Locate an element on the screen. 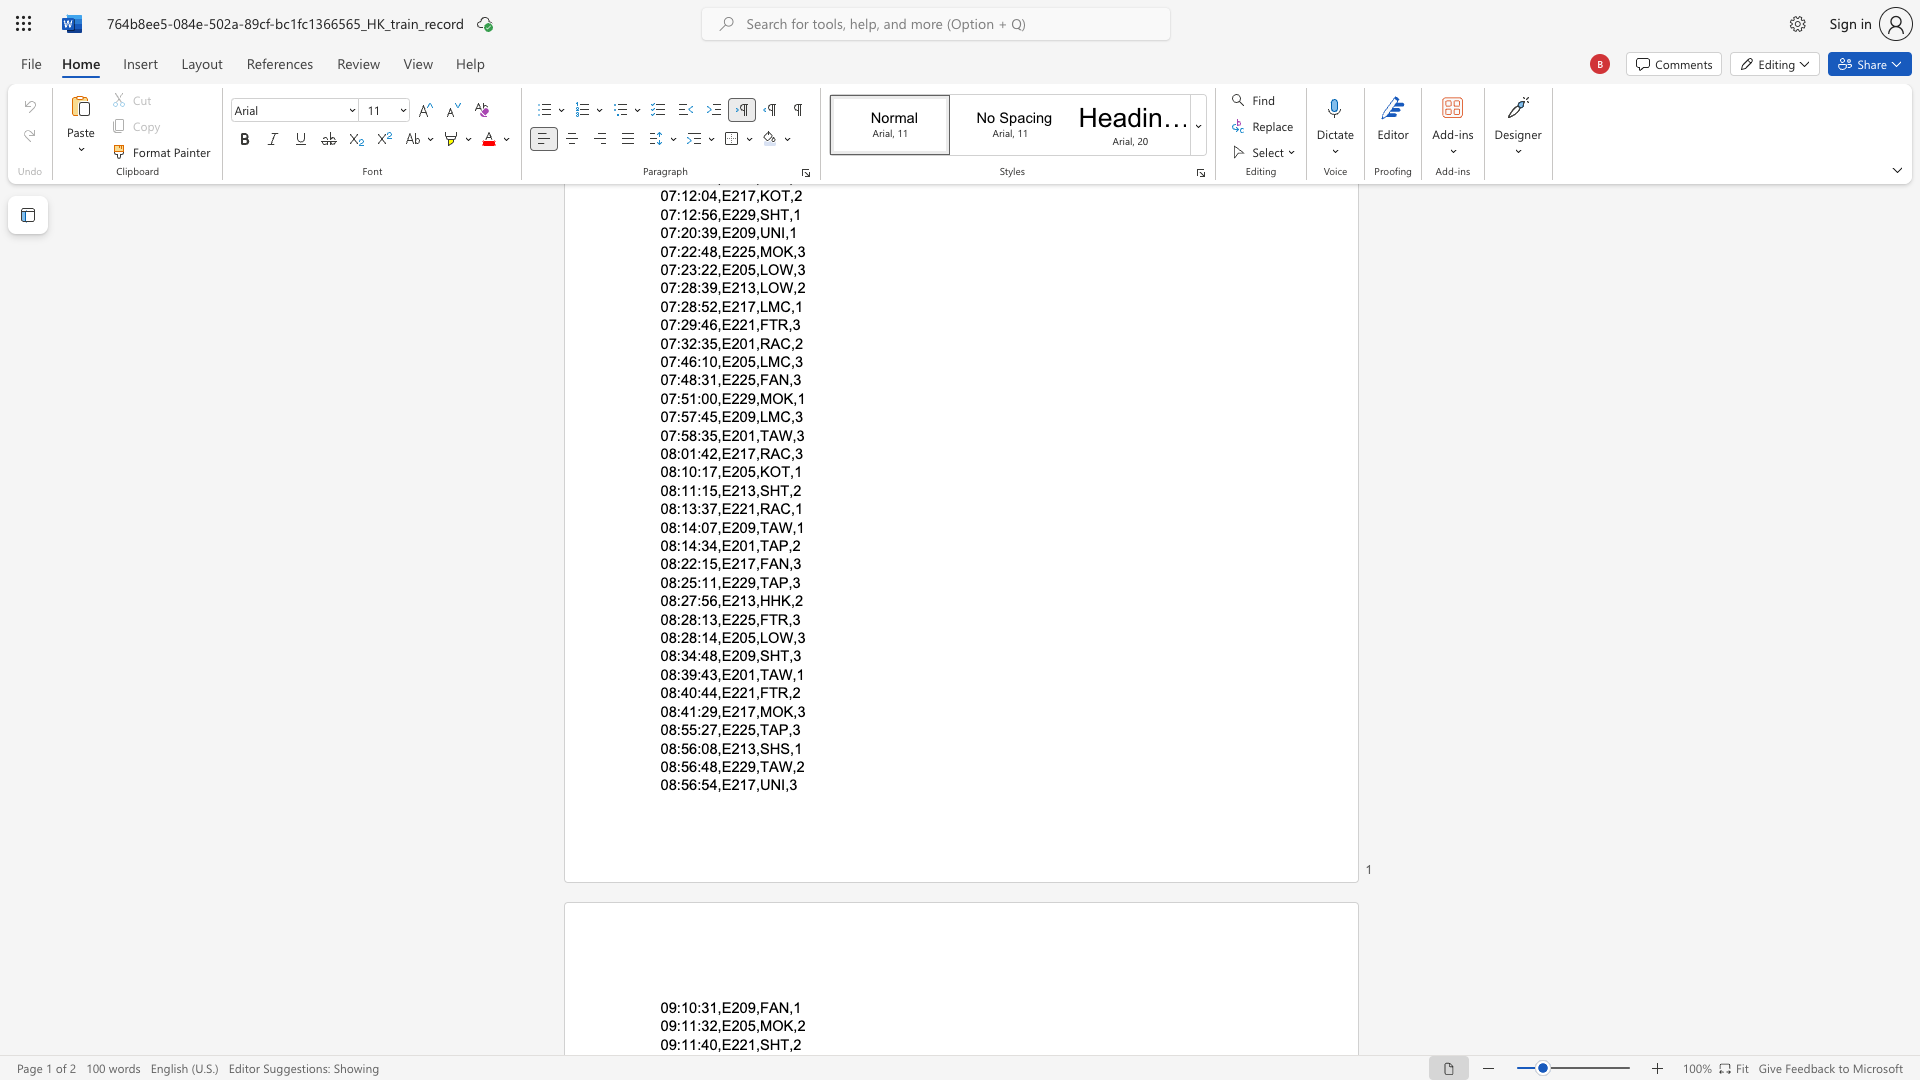 Image resolution: width=1920 pixels, height=1080 pixels. the space between the continuous character "4" and "1" in the text is located at coordinates (689, 710).